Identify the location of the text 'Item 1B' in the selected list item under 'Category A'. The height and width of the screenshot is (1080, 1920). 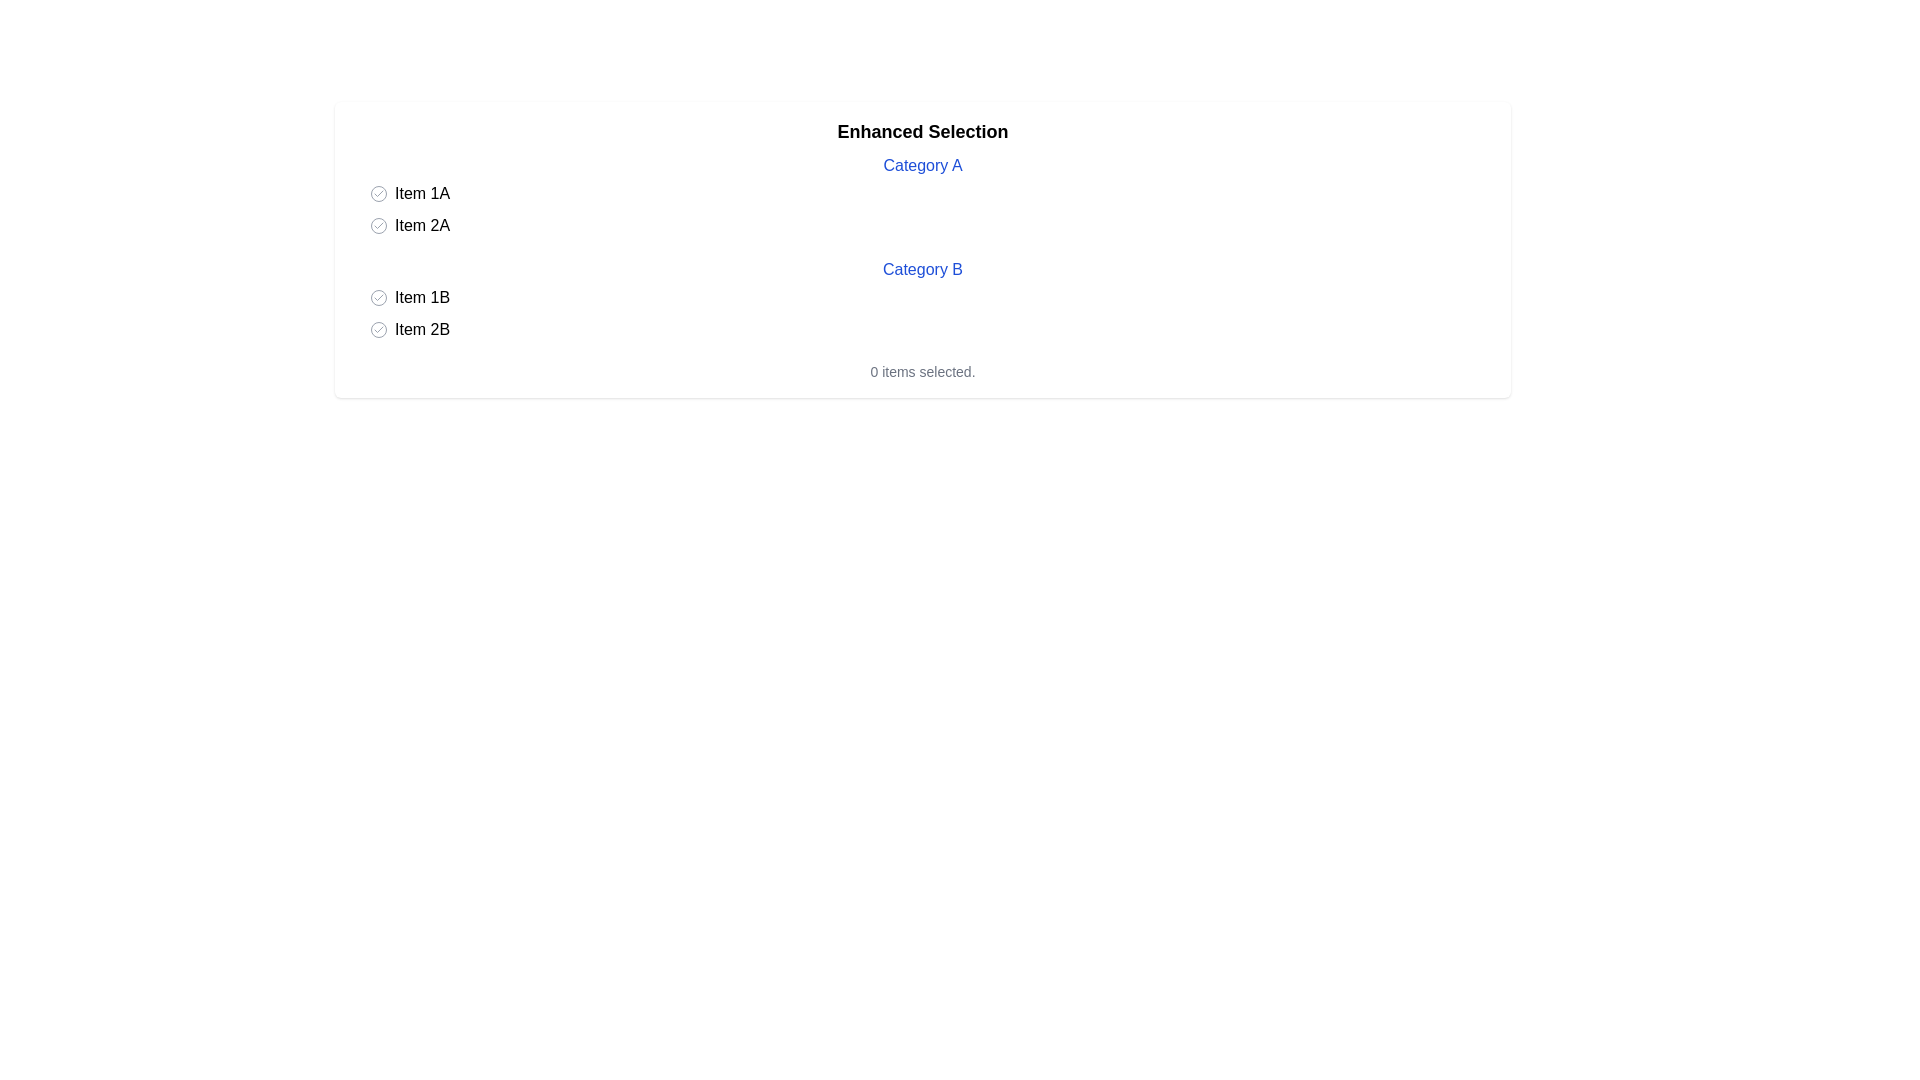
(421, 297).